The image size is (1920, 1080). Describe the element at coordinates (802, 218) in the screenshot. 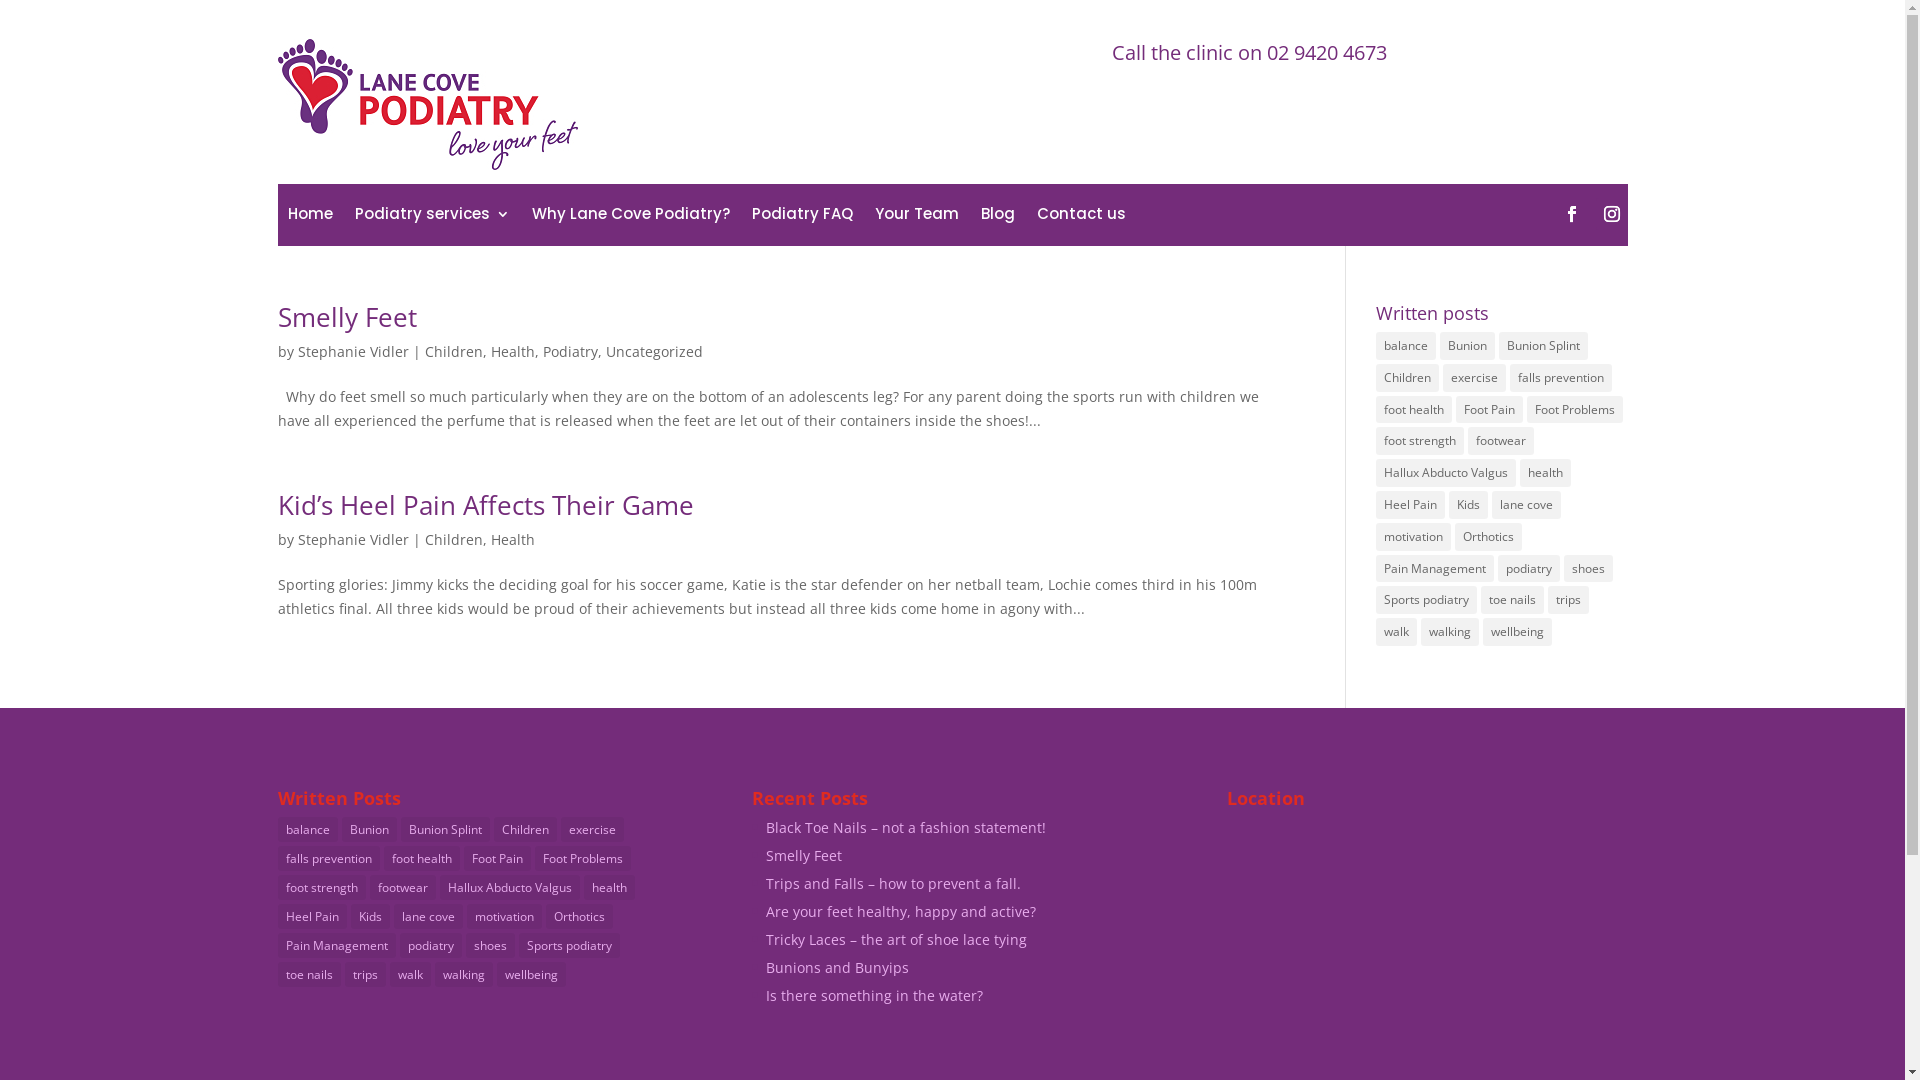

I see `'Podiatry FAQ'` at that location.